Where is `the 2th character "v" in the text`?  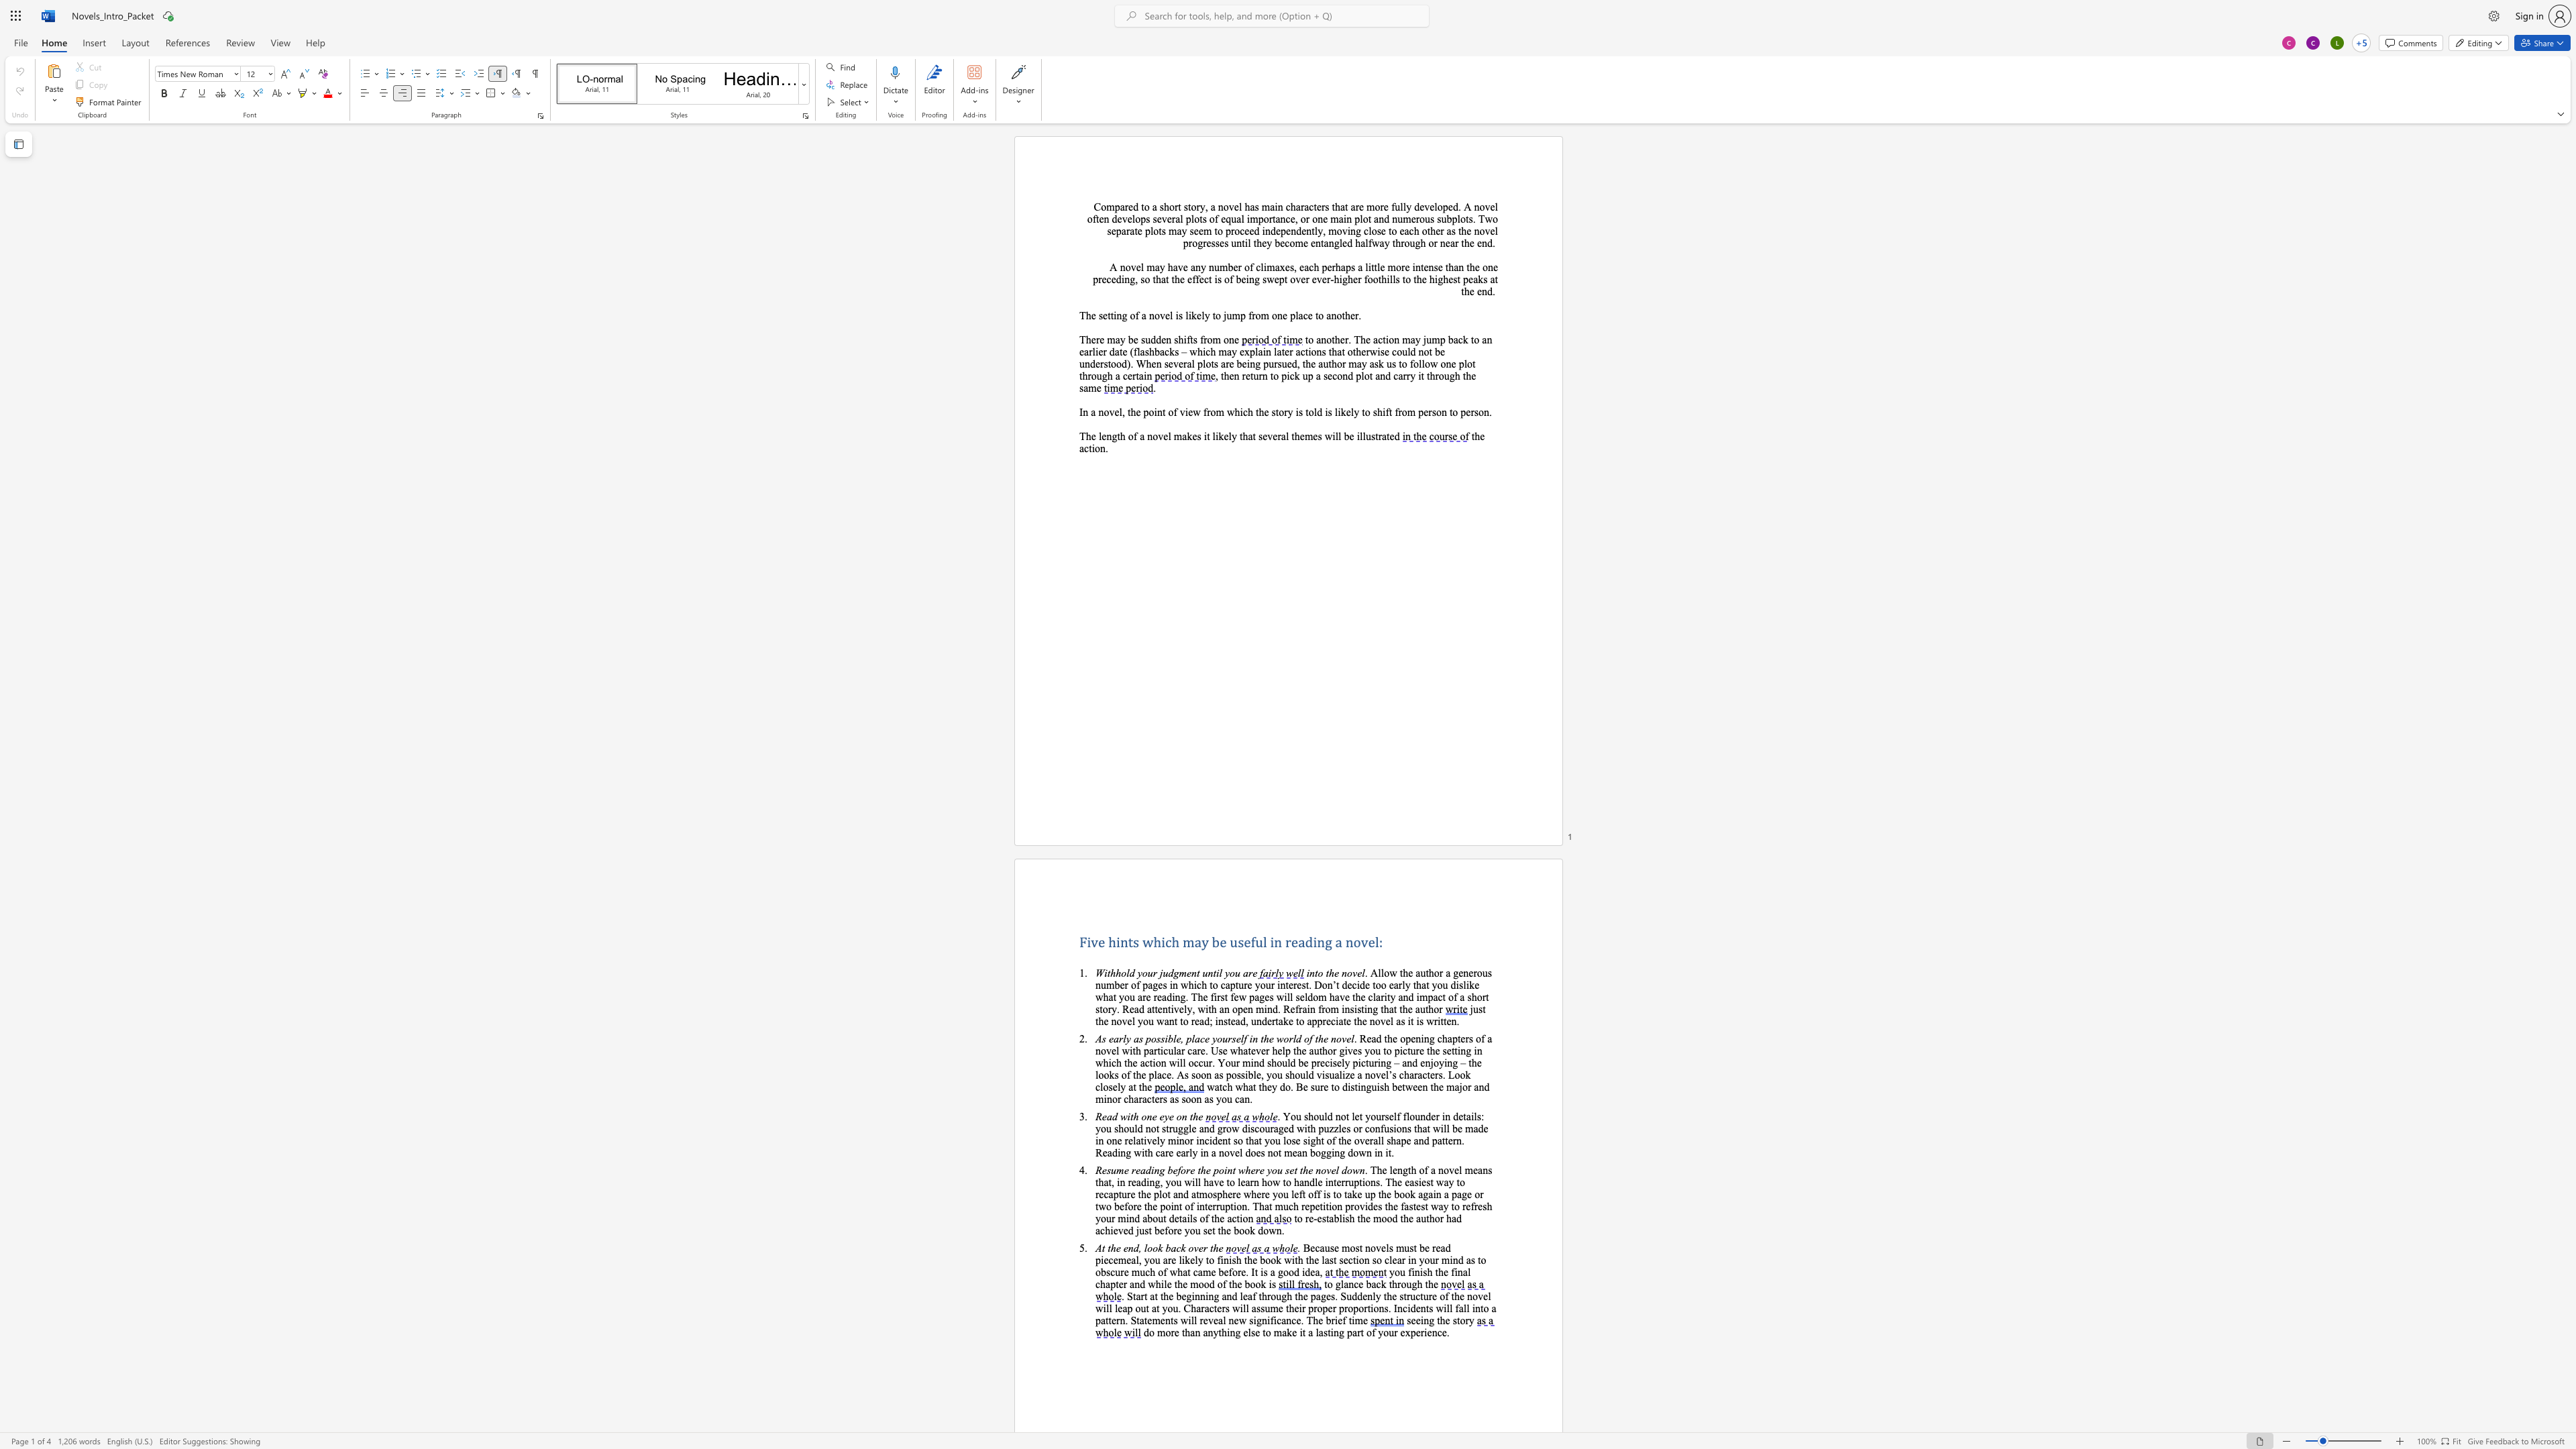
the 2th character "v" in the text is located at coordinates (1364, 941).